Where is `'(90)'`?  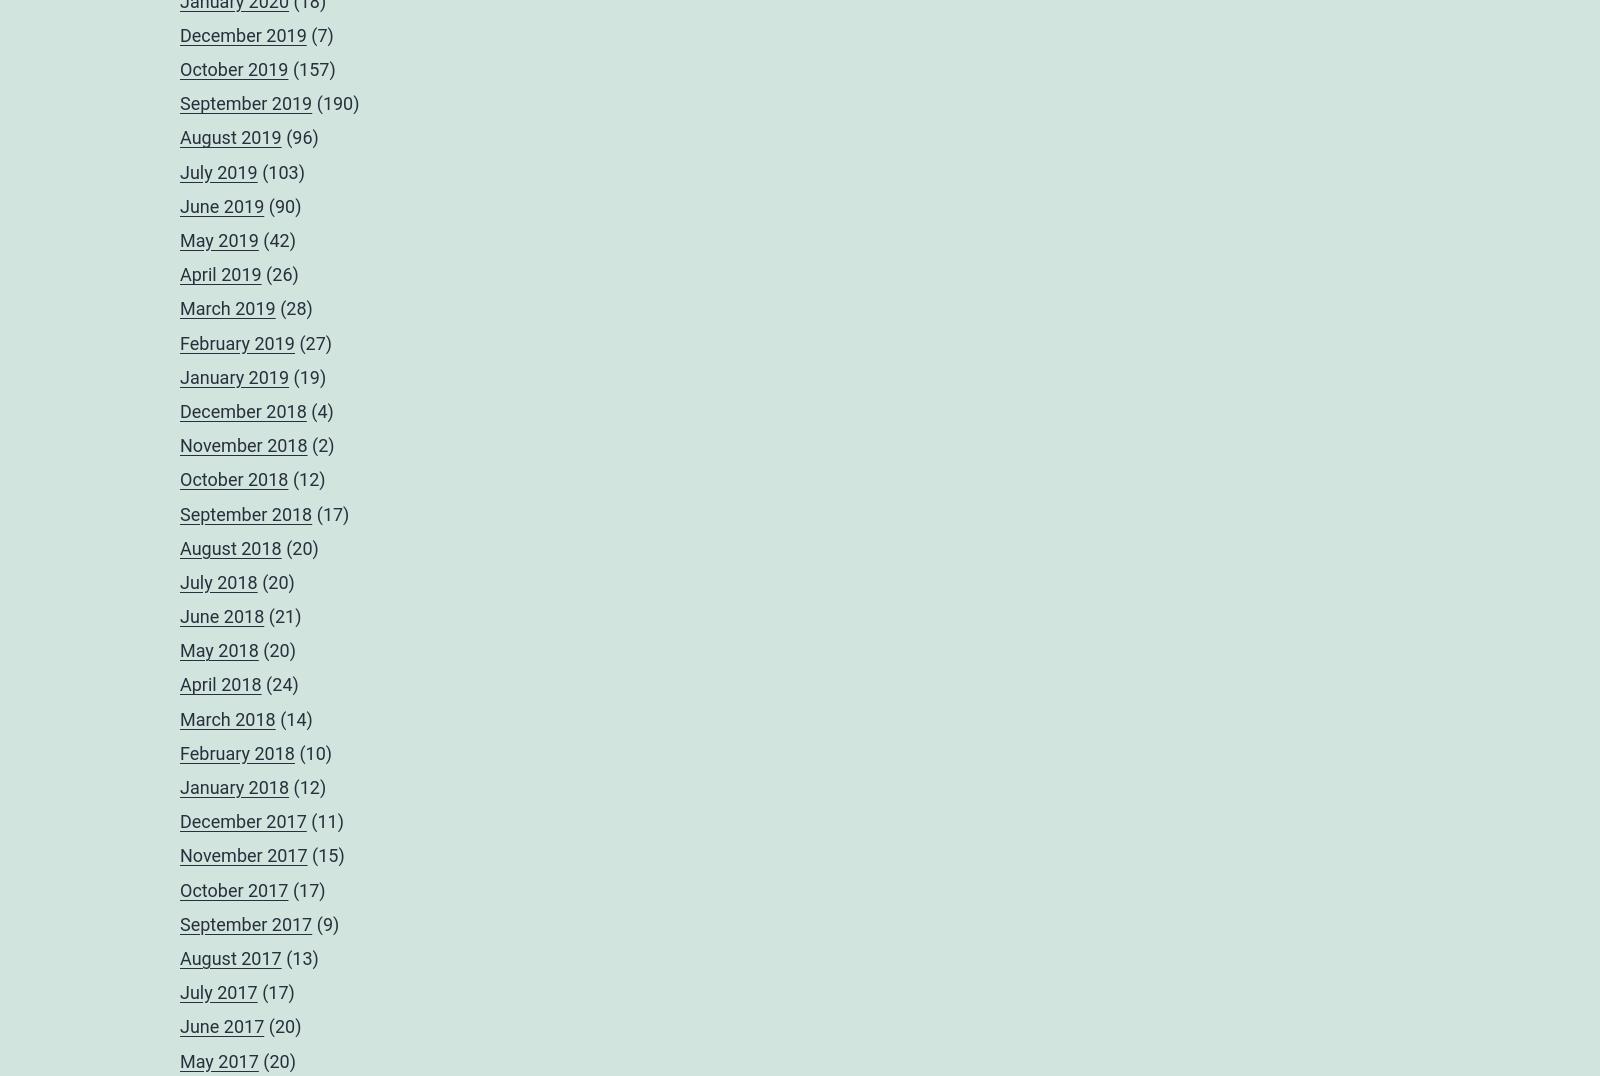
'(90)' is located at coordinates (282, 204).